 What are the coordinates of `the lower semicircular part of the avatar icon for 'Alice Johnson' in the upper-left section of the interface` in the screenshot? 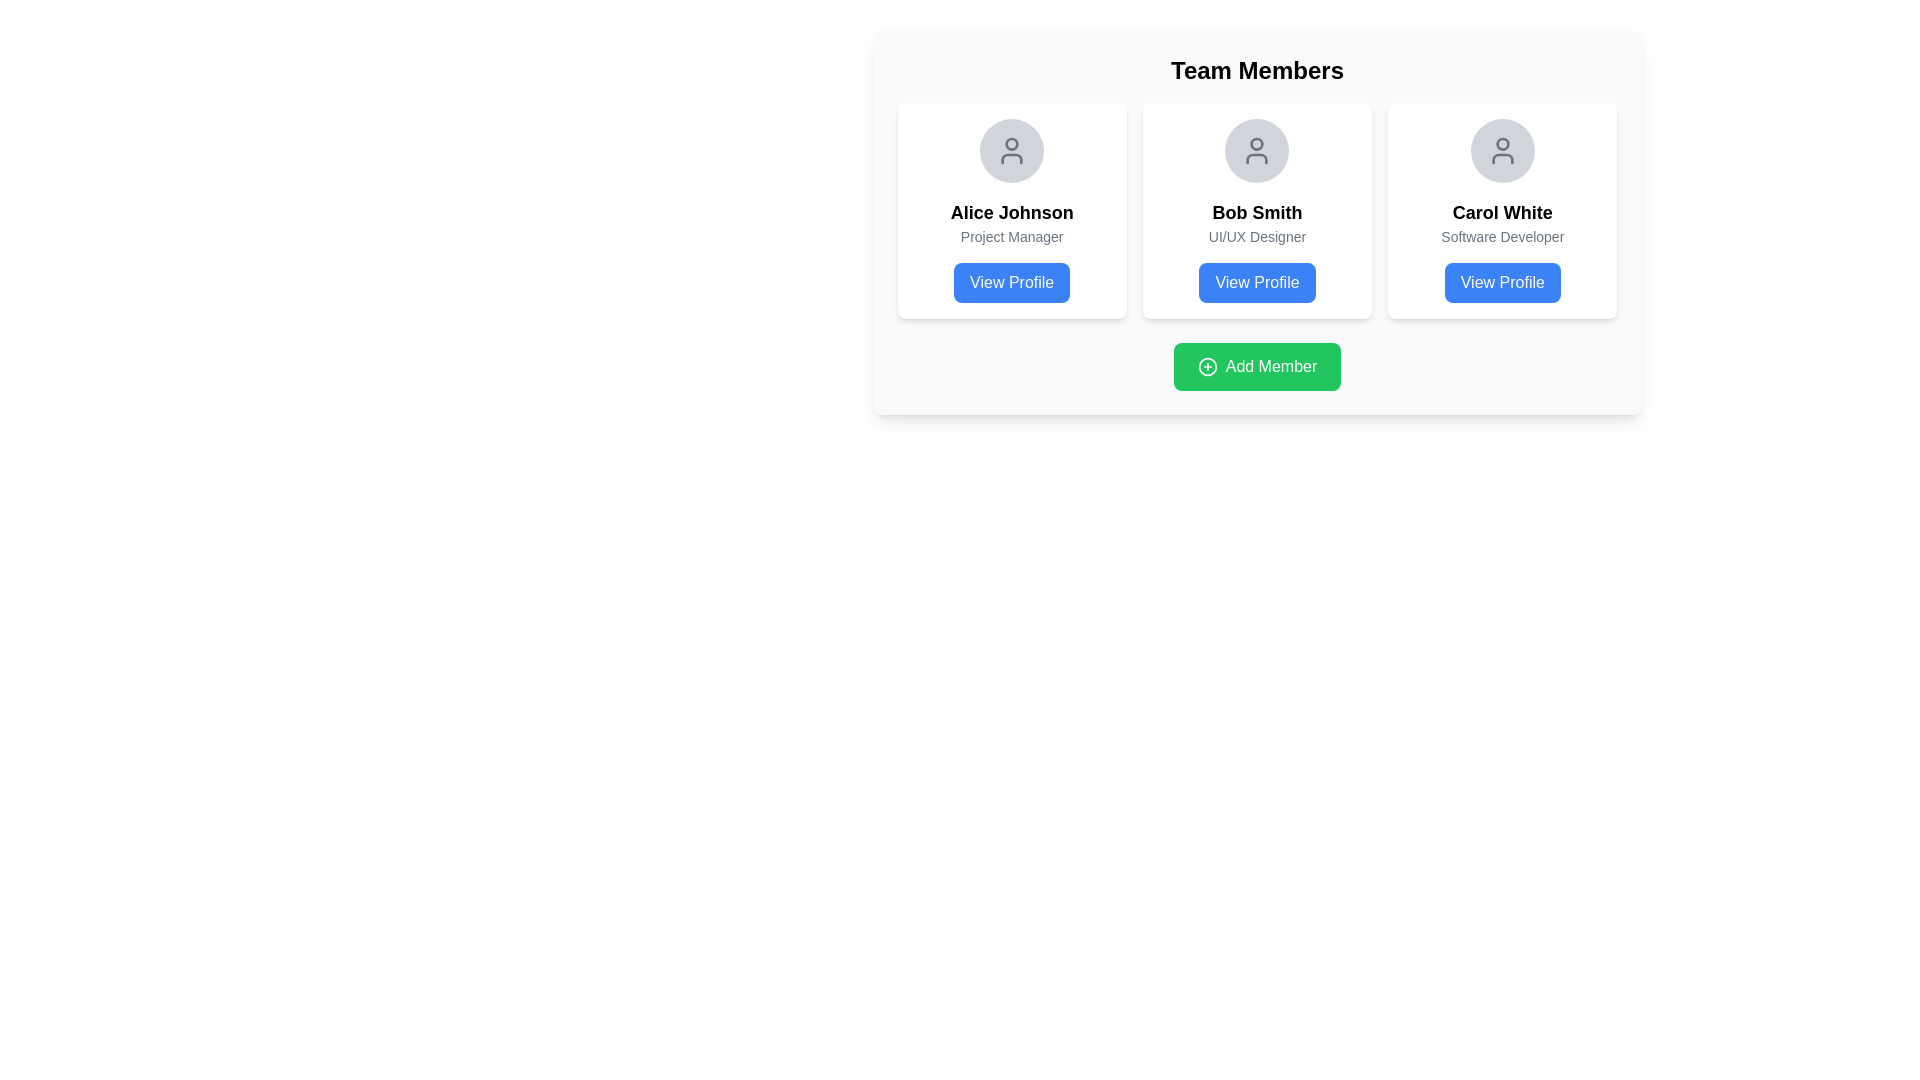 It's located at (1012, 157).